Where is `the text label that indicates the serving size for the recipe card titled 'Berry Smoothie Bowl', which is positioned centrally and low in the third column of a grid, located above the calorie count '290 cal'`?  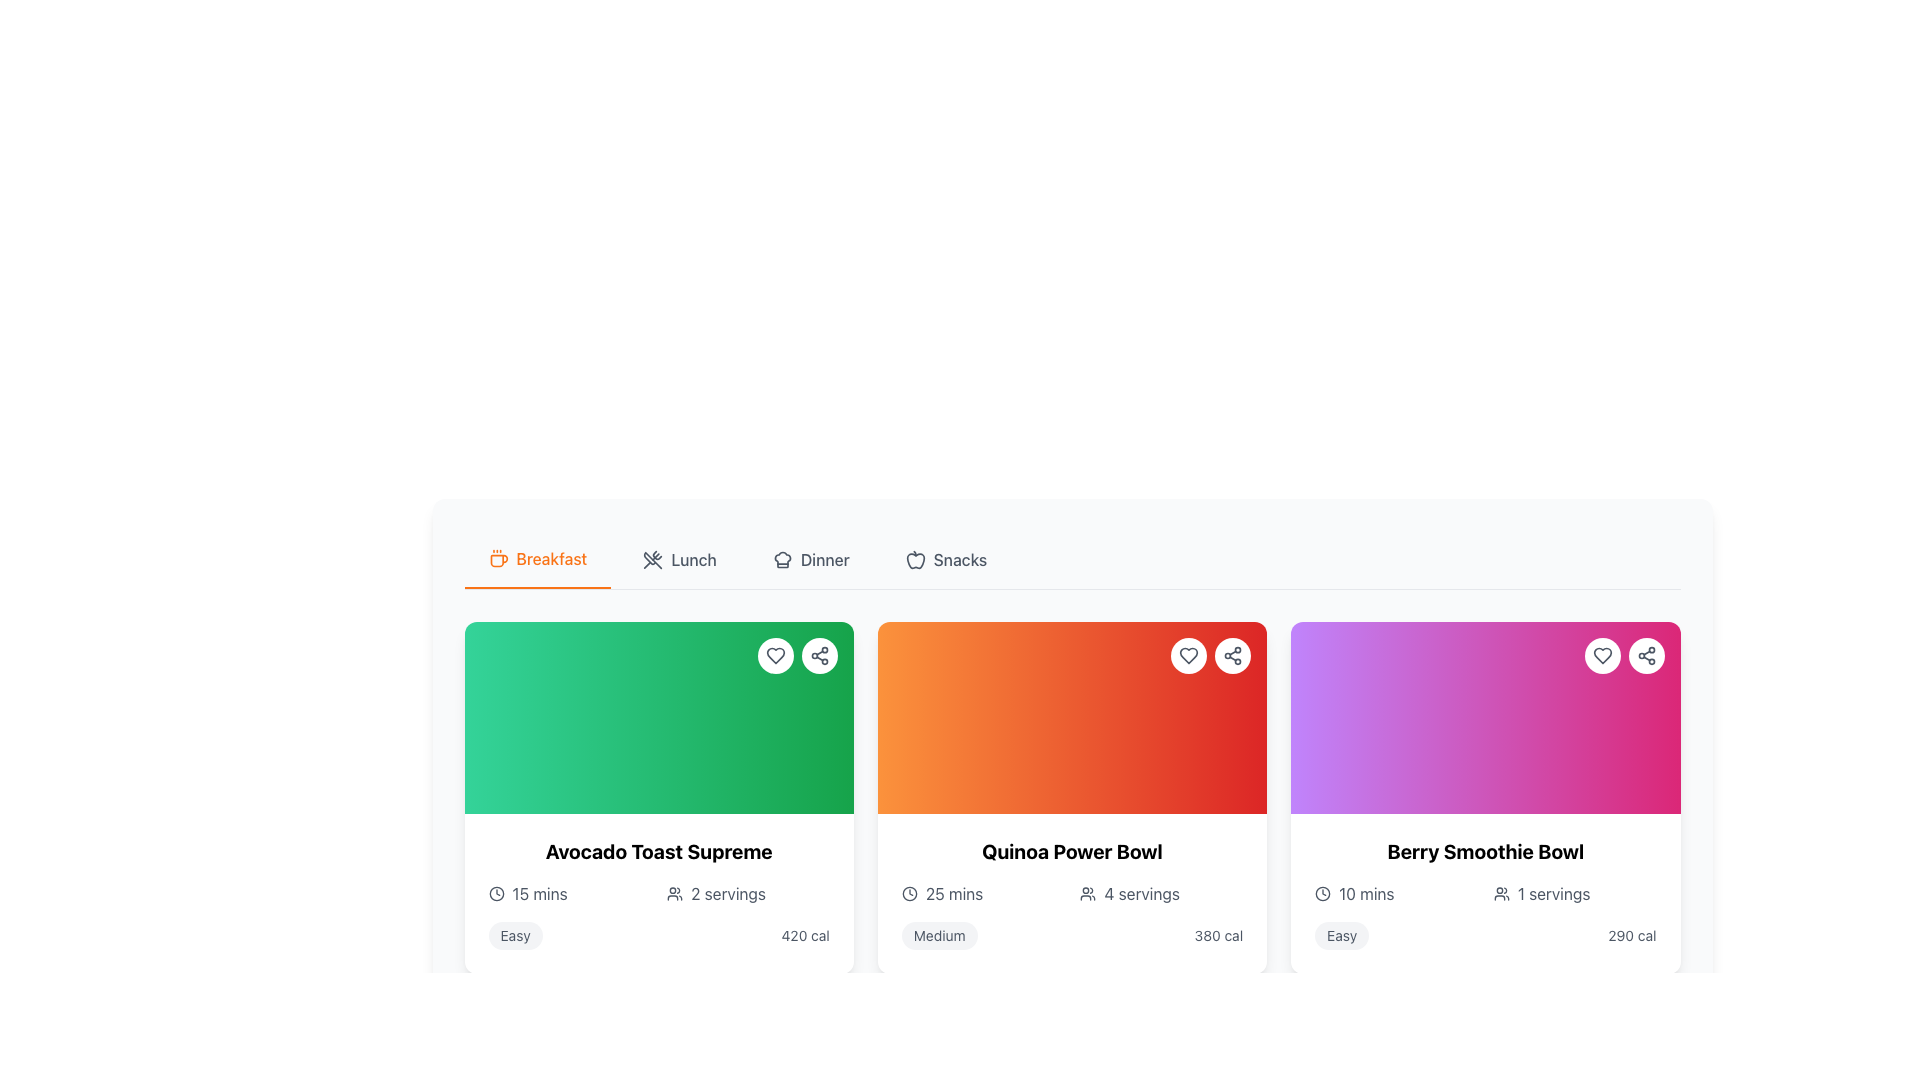
the text label that indicates the serving size for the recipe card titled 'Berry Smoothie Bowl', which is positioned centrally and low in the third column of a grid, located above the calorie count '290 cal' is located at coordinates (1553, 893).